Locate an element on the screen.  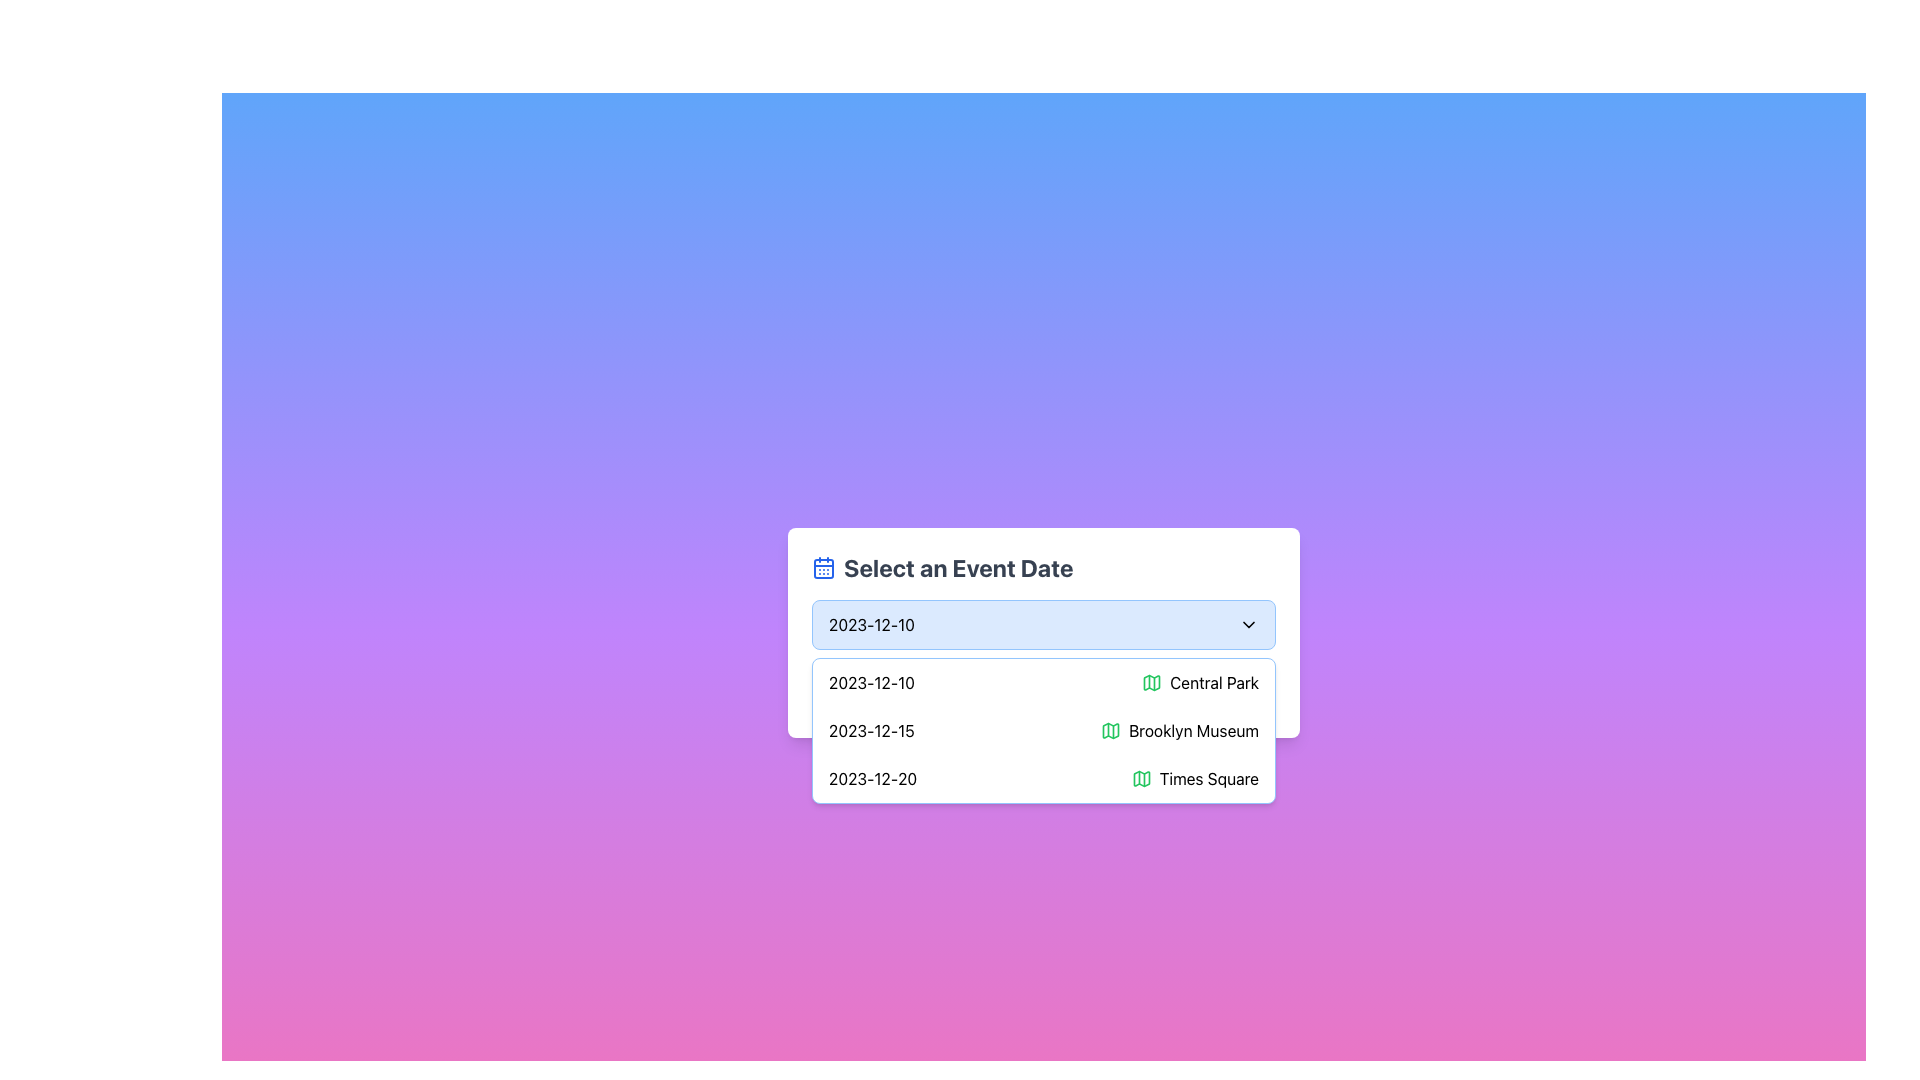
the first list item in the dropdown menu displaying '2023-12-10 Central Park' is located at coordinates (1042, 681).